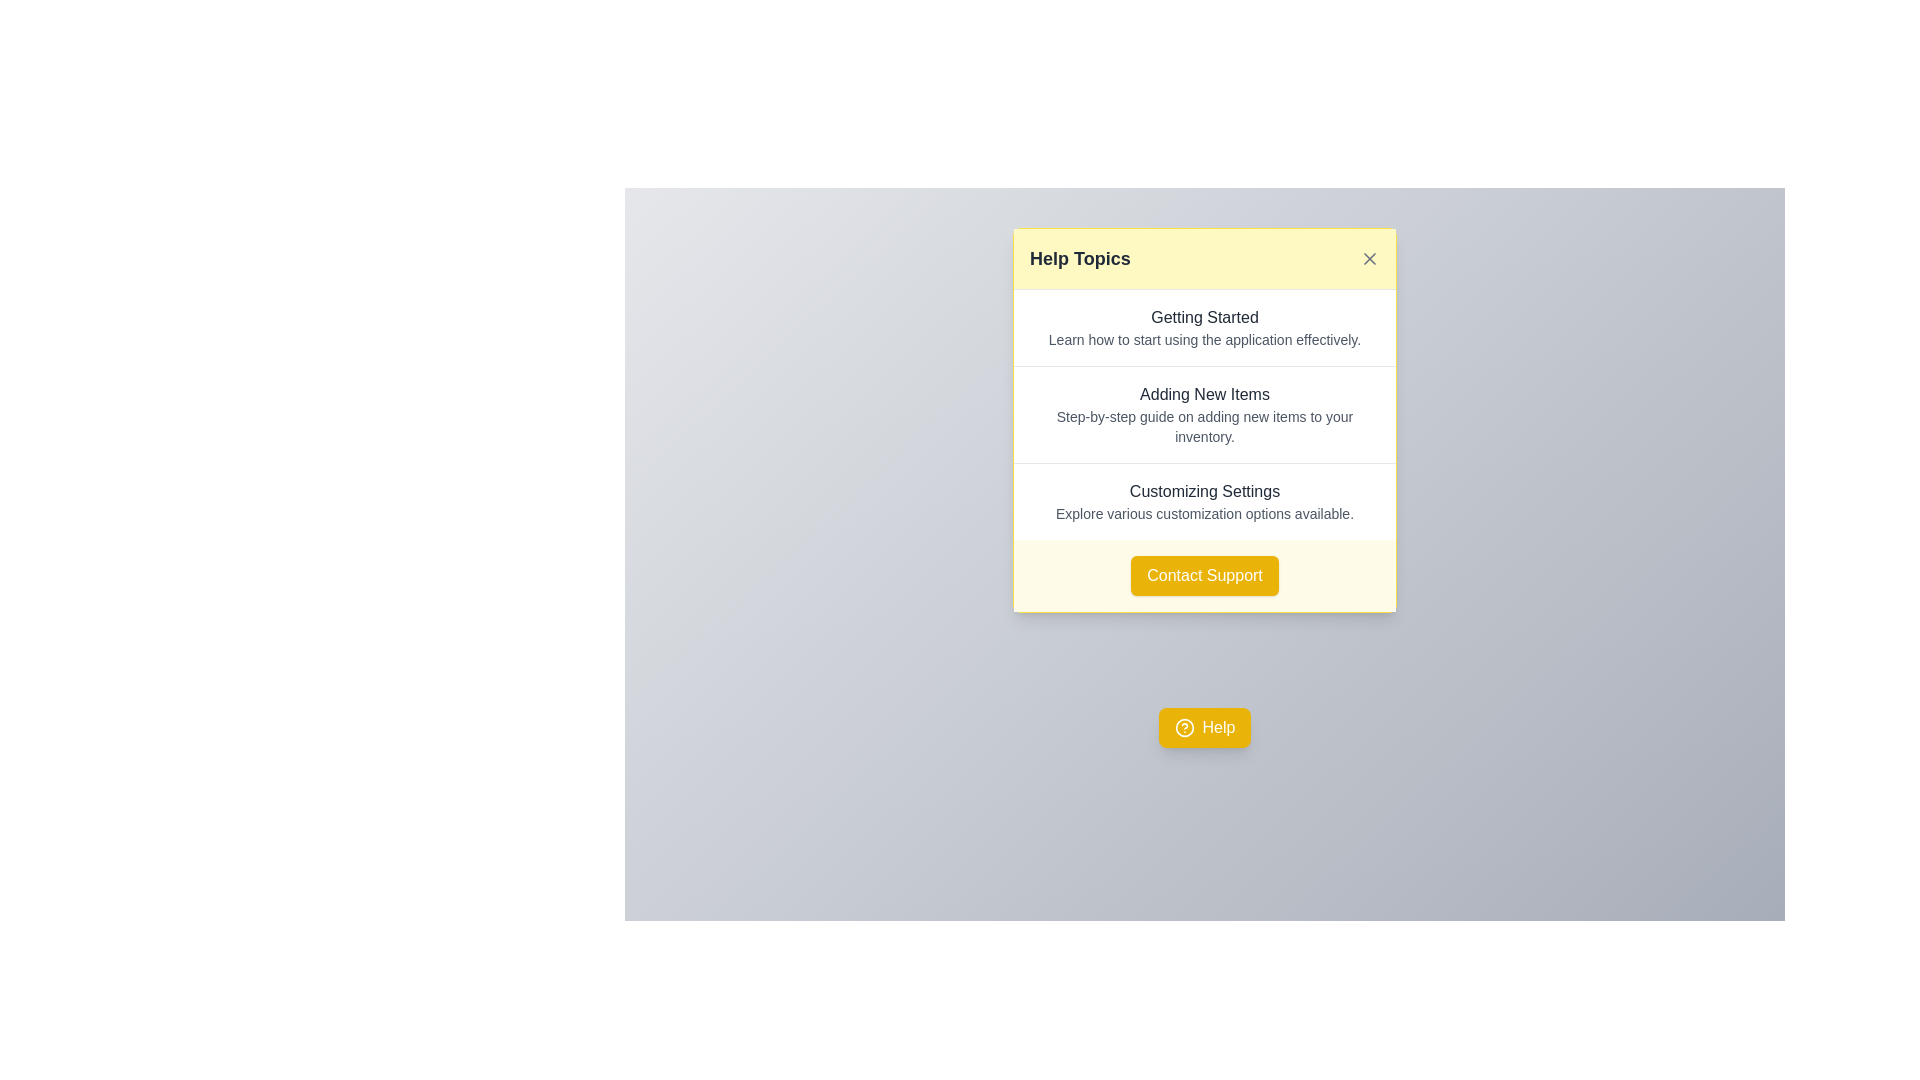 The width and height of the screenshot is (1920, 1080). I want to click on the yellow button labeled 'Contact Support', so click(1203, 575).